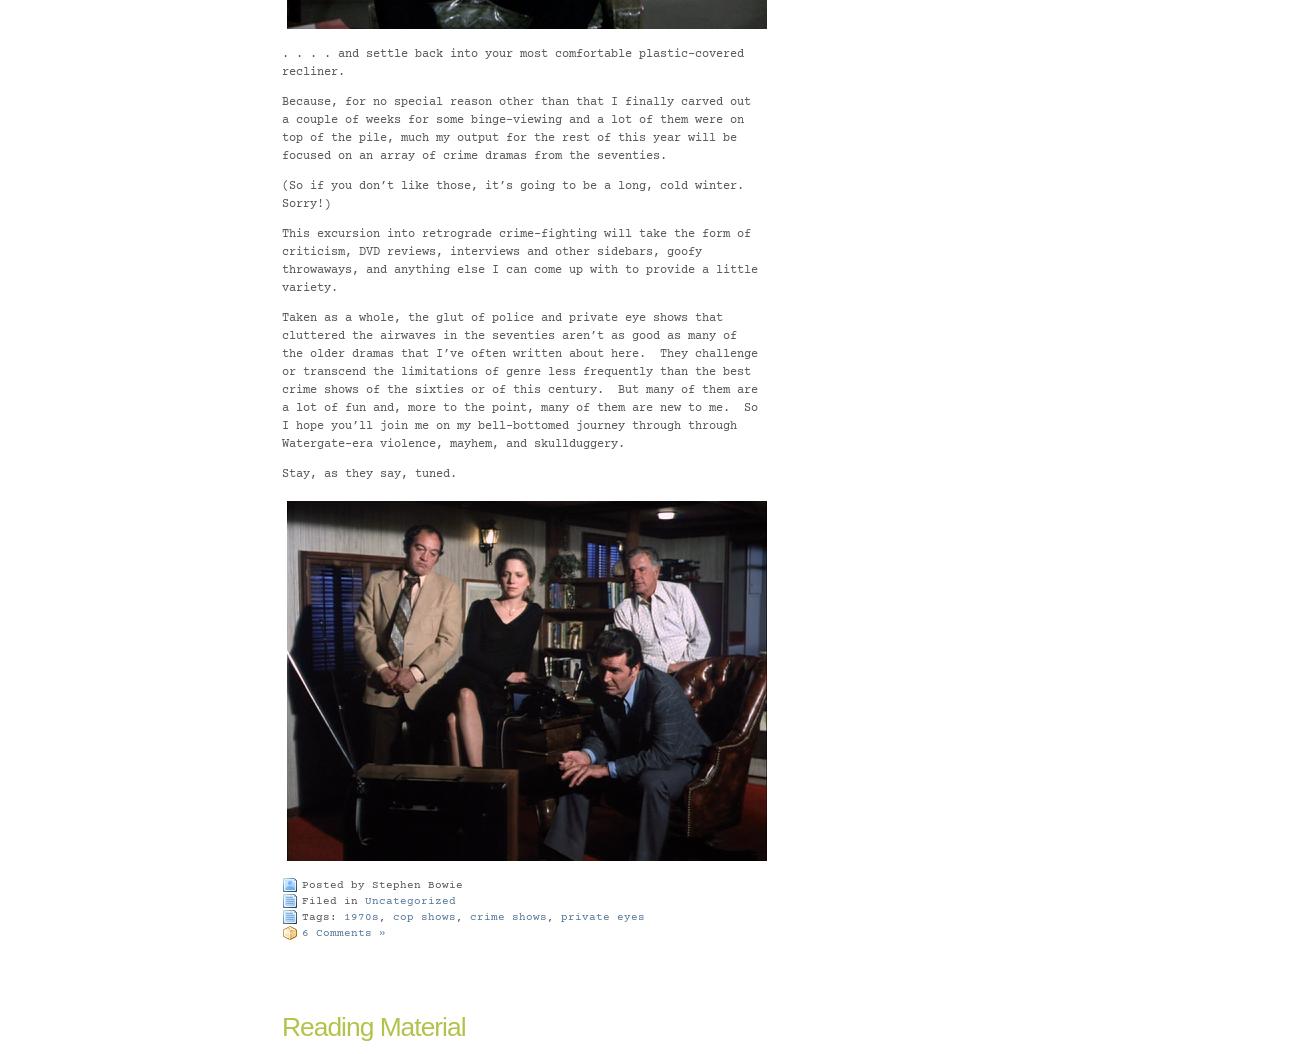 The width and height of the screenshot is (1300, 1054). What do you see at coordinates (301, 899) in the screenshot?
I see `'Filed in'` at bounding box center [301, 899].